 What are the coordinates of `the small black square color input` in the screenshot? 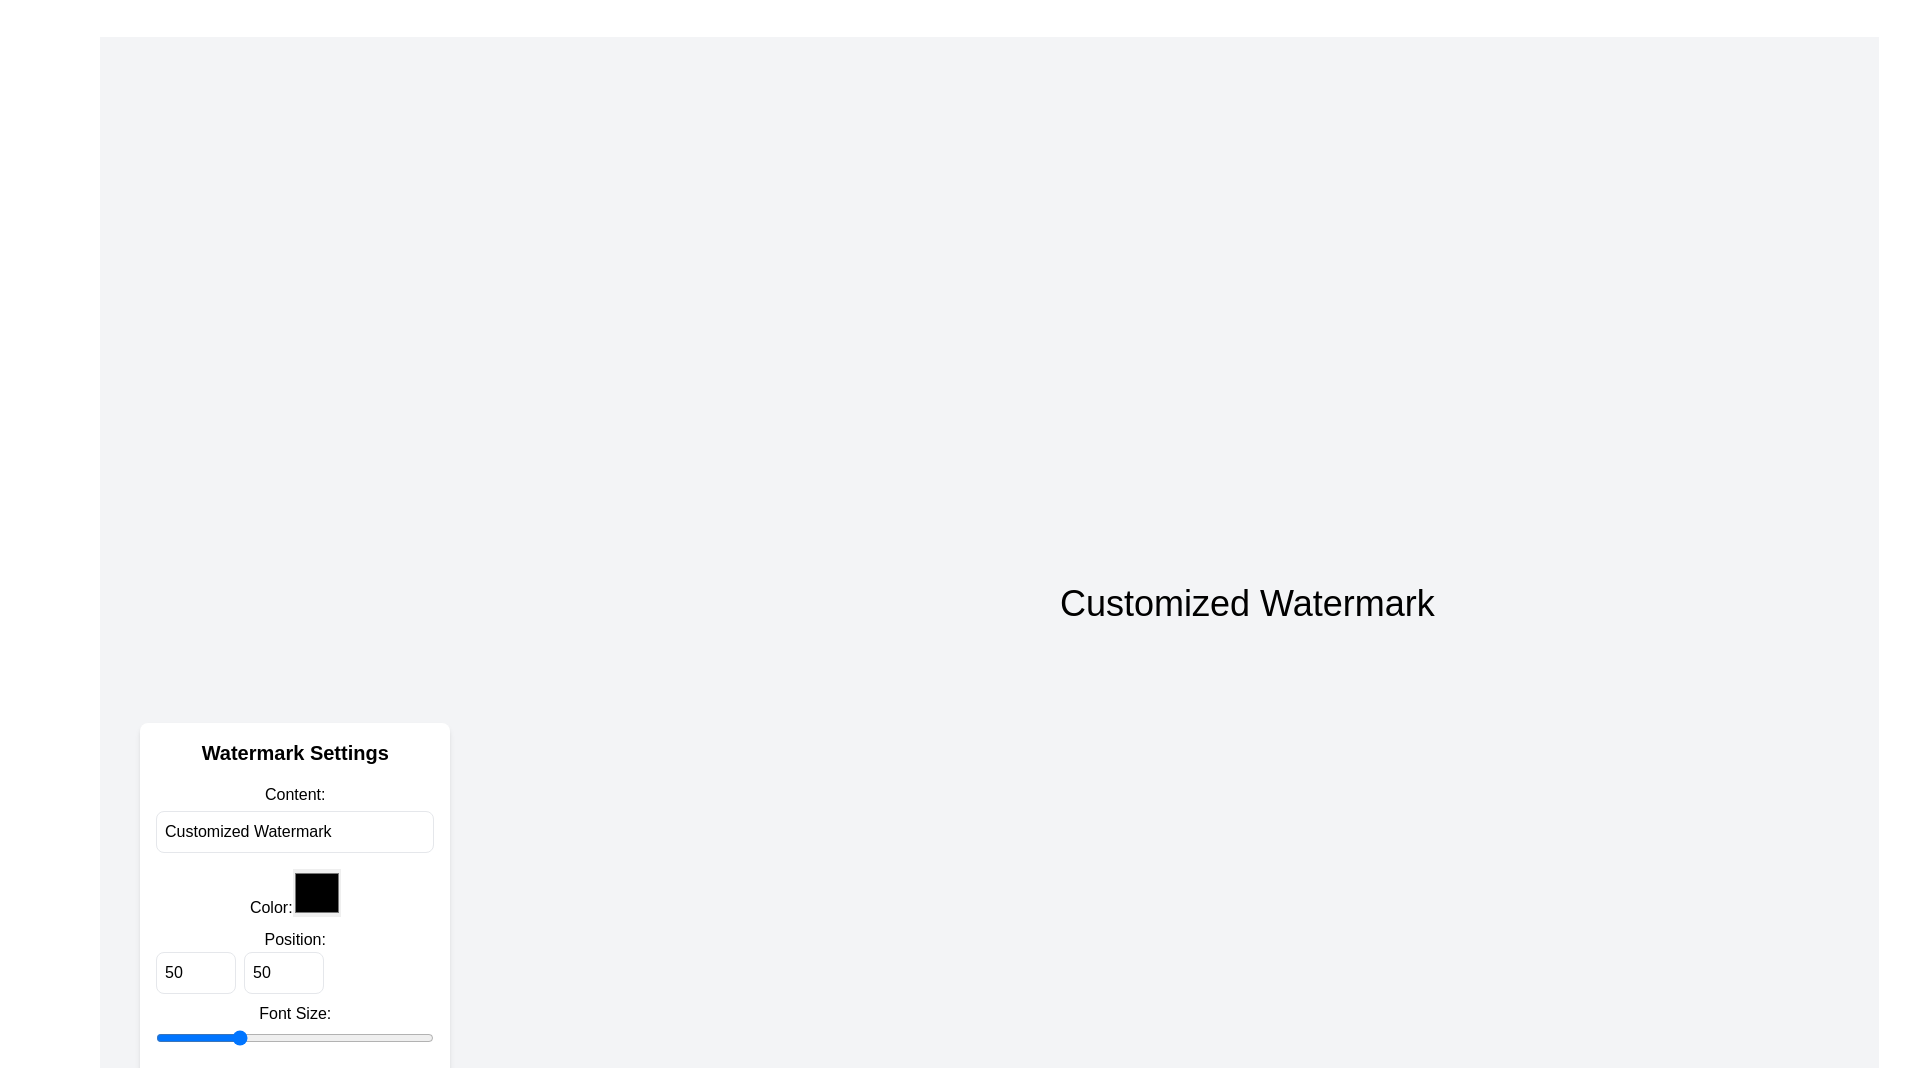 It's located at (315, 892).